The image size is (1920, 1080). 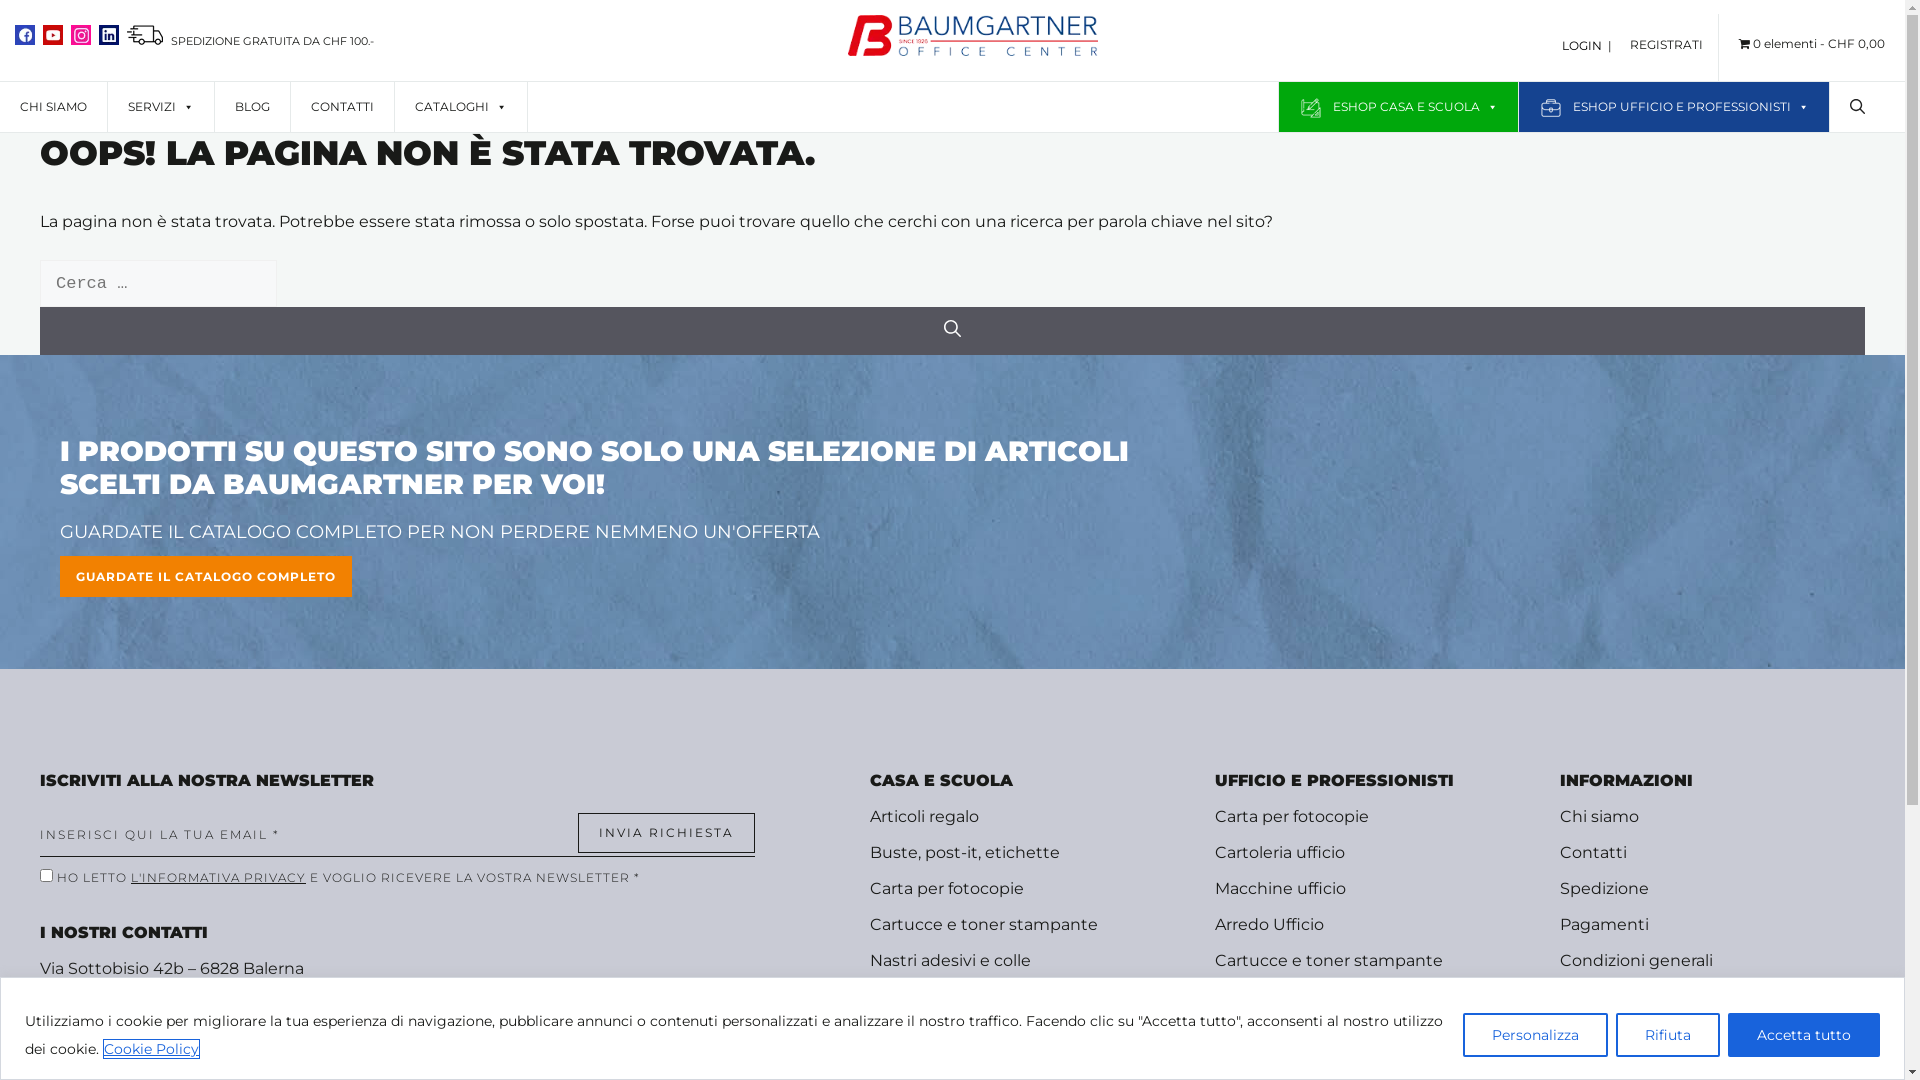 What do you see at coordinates (973, 38) in the screenshot?
I see `'Shop Baumgartner'` at bounding box center [973, 38].